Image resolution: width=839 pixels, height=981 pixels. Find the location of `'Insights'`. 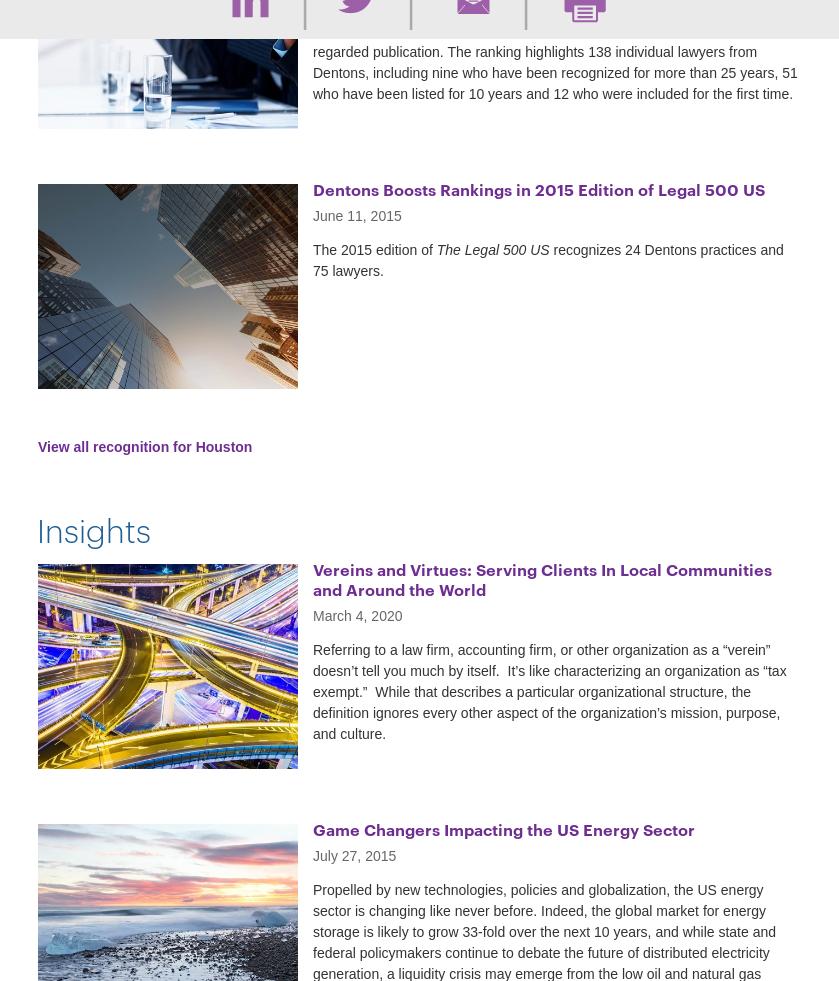

'Insights' is located at coordinates (93, 528).